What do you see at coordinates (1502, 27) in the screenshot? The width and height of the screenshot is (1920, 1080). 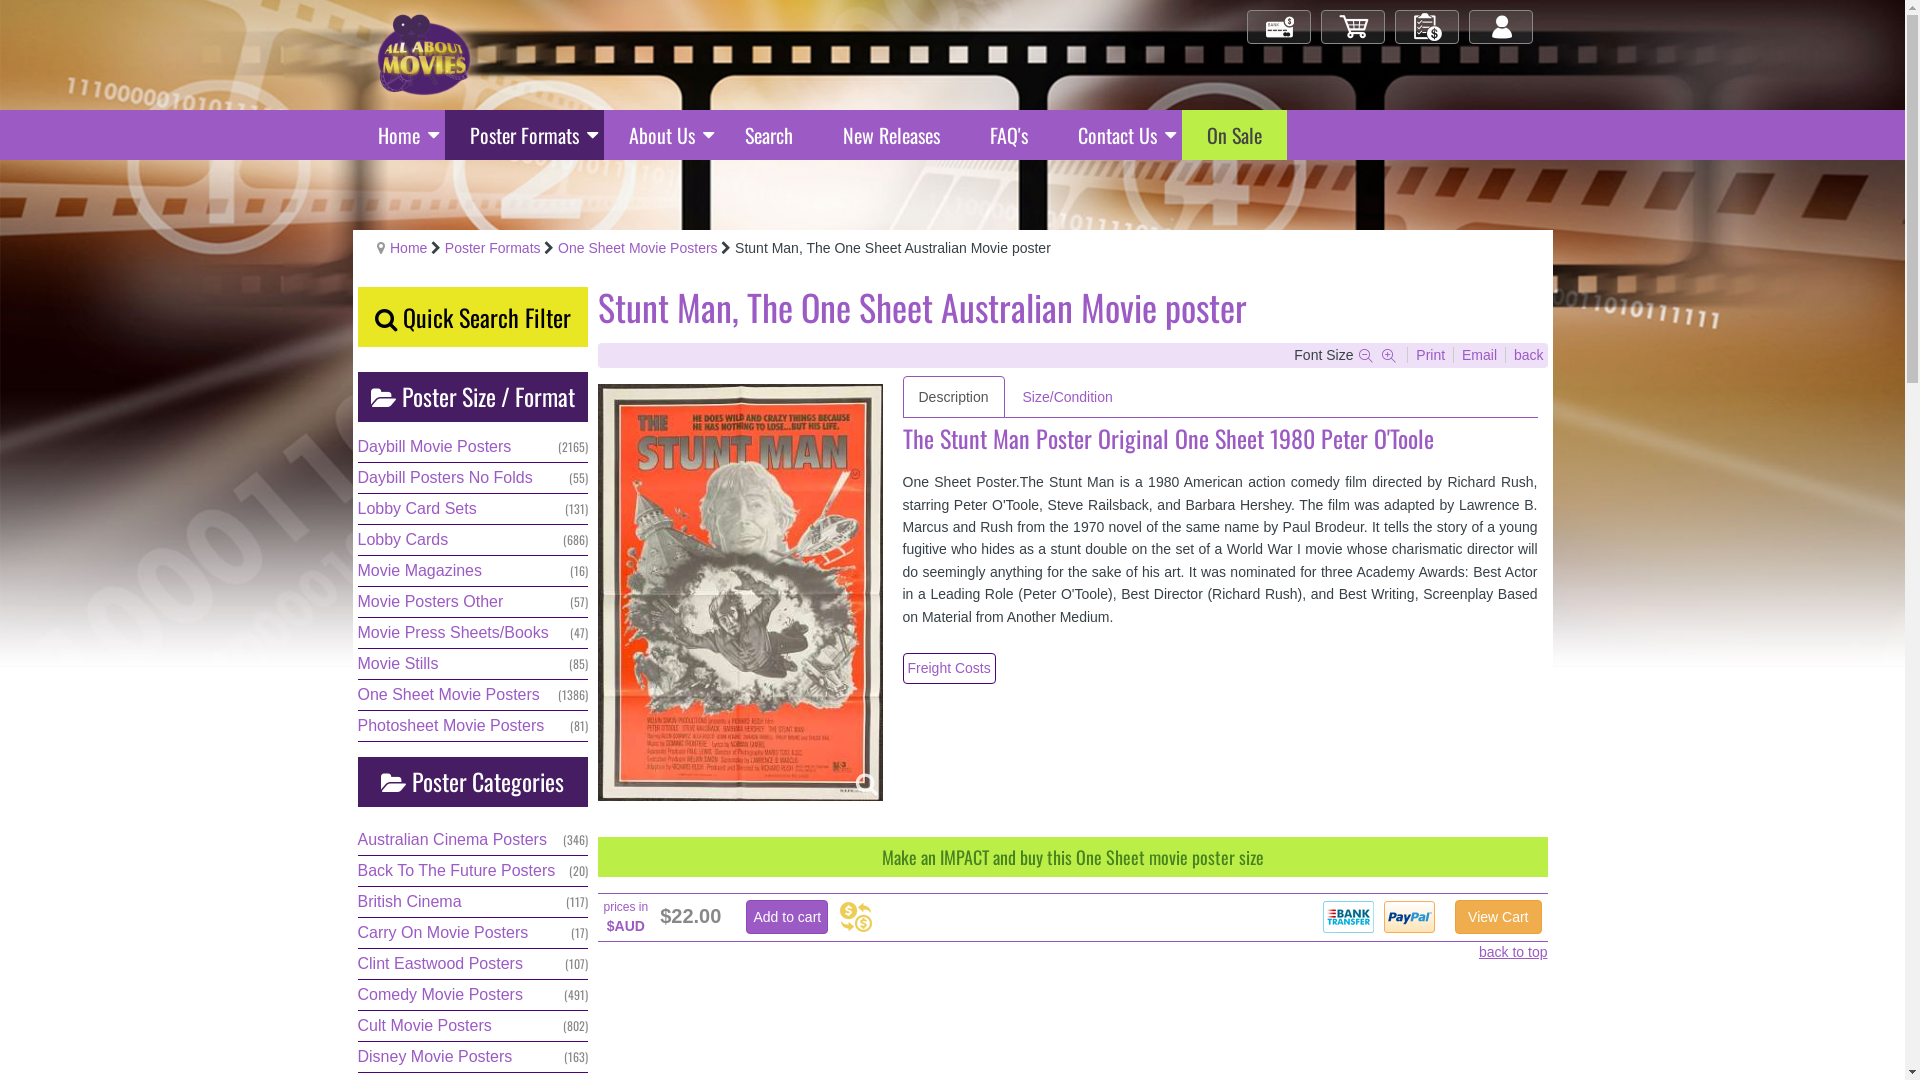 I see `'Log in/out'` at bounding box center [1502, 27].